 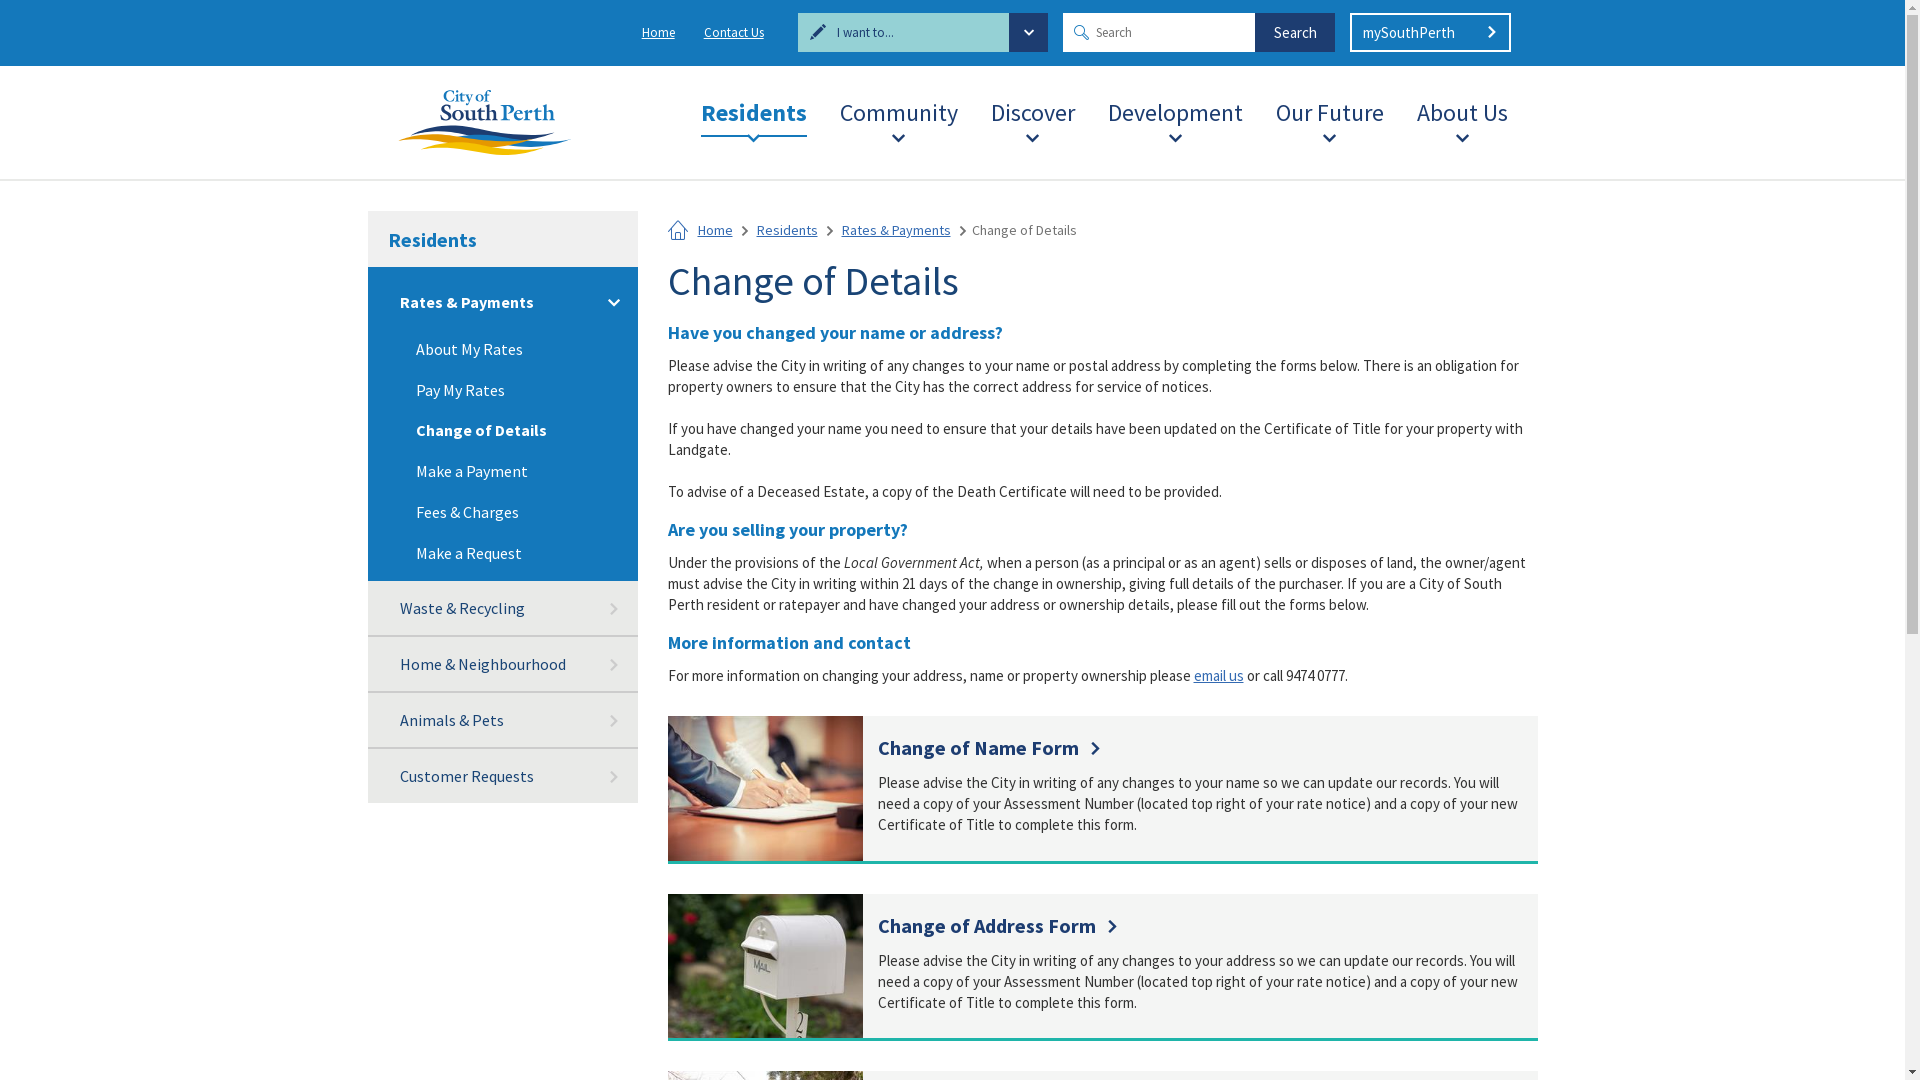 What do you see at coordinates (1275, 108) in the screenshot?
I see `'Our Future'` at bounding box center [1275, 108].